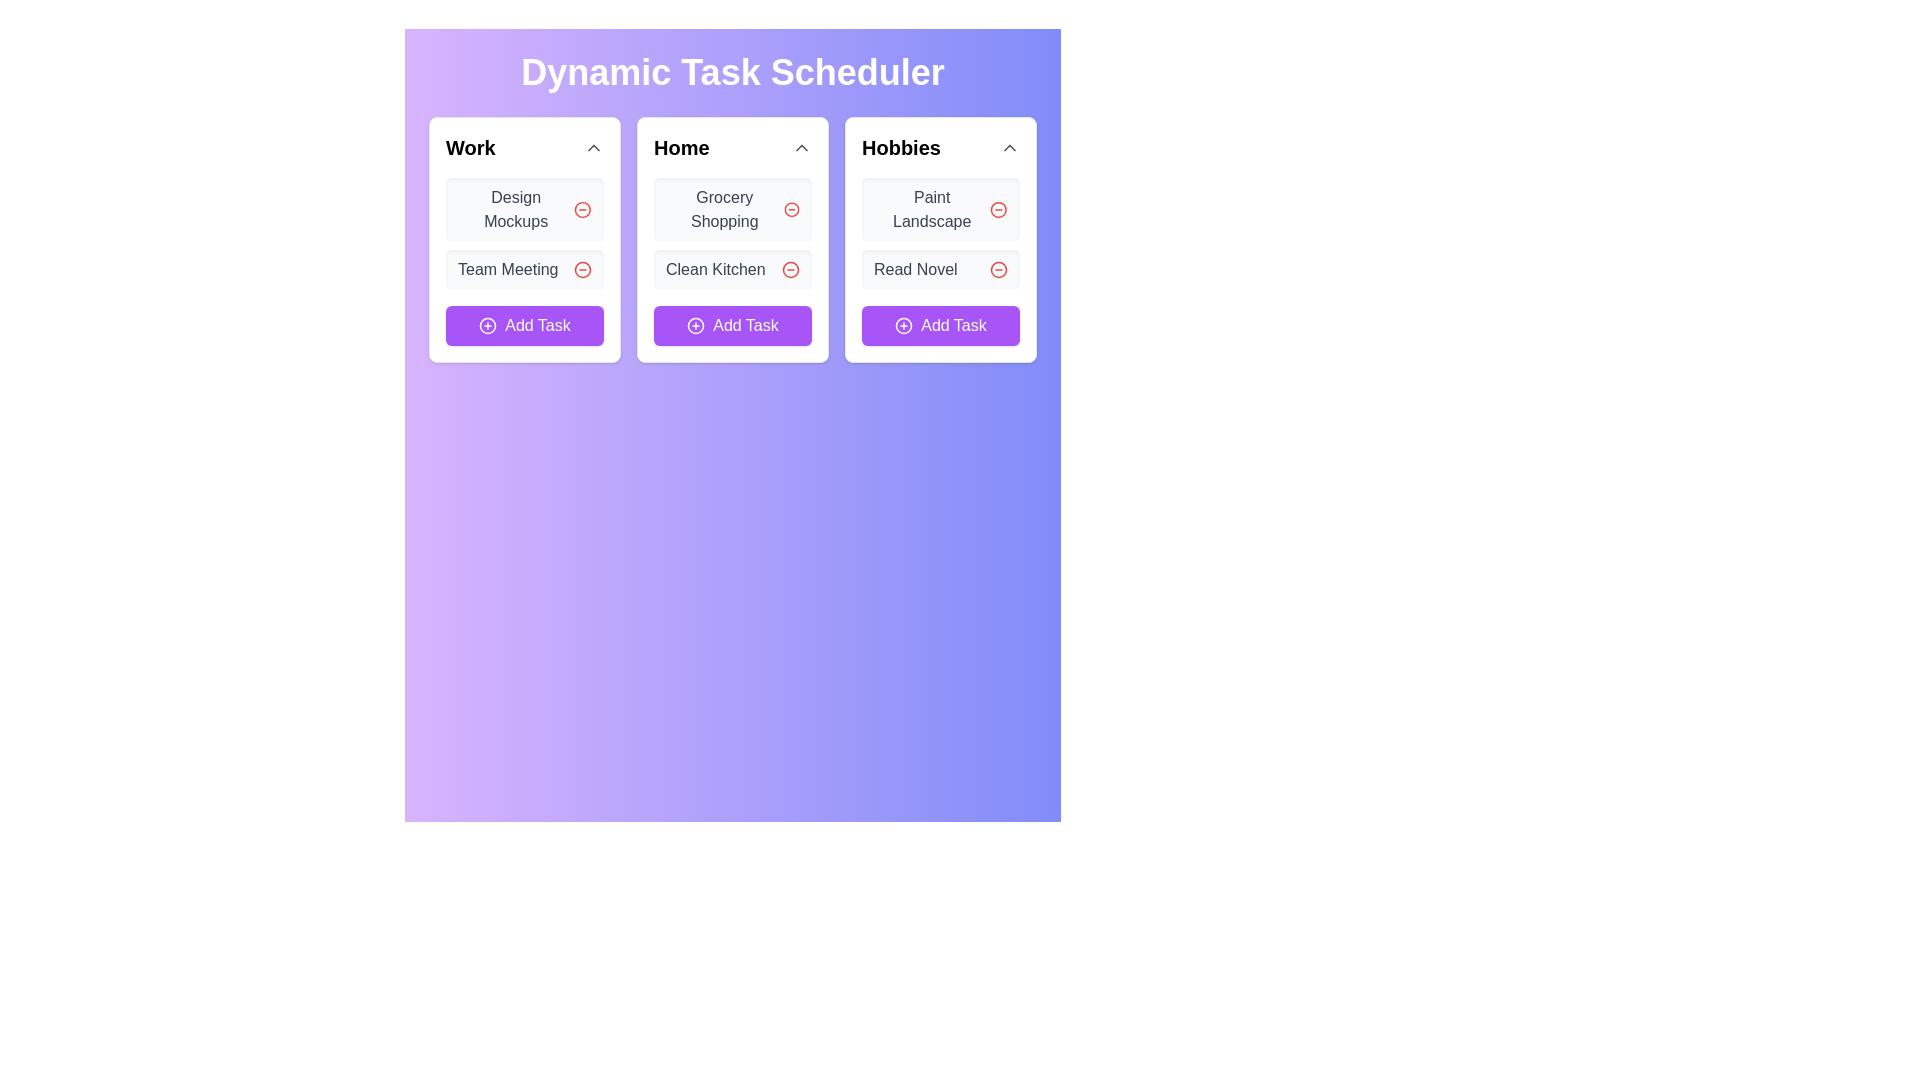  I want to click on the toggle button located at the top-right corner of the 'Hobbies' section, so click(1009, 146).